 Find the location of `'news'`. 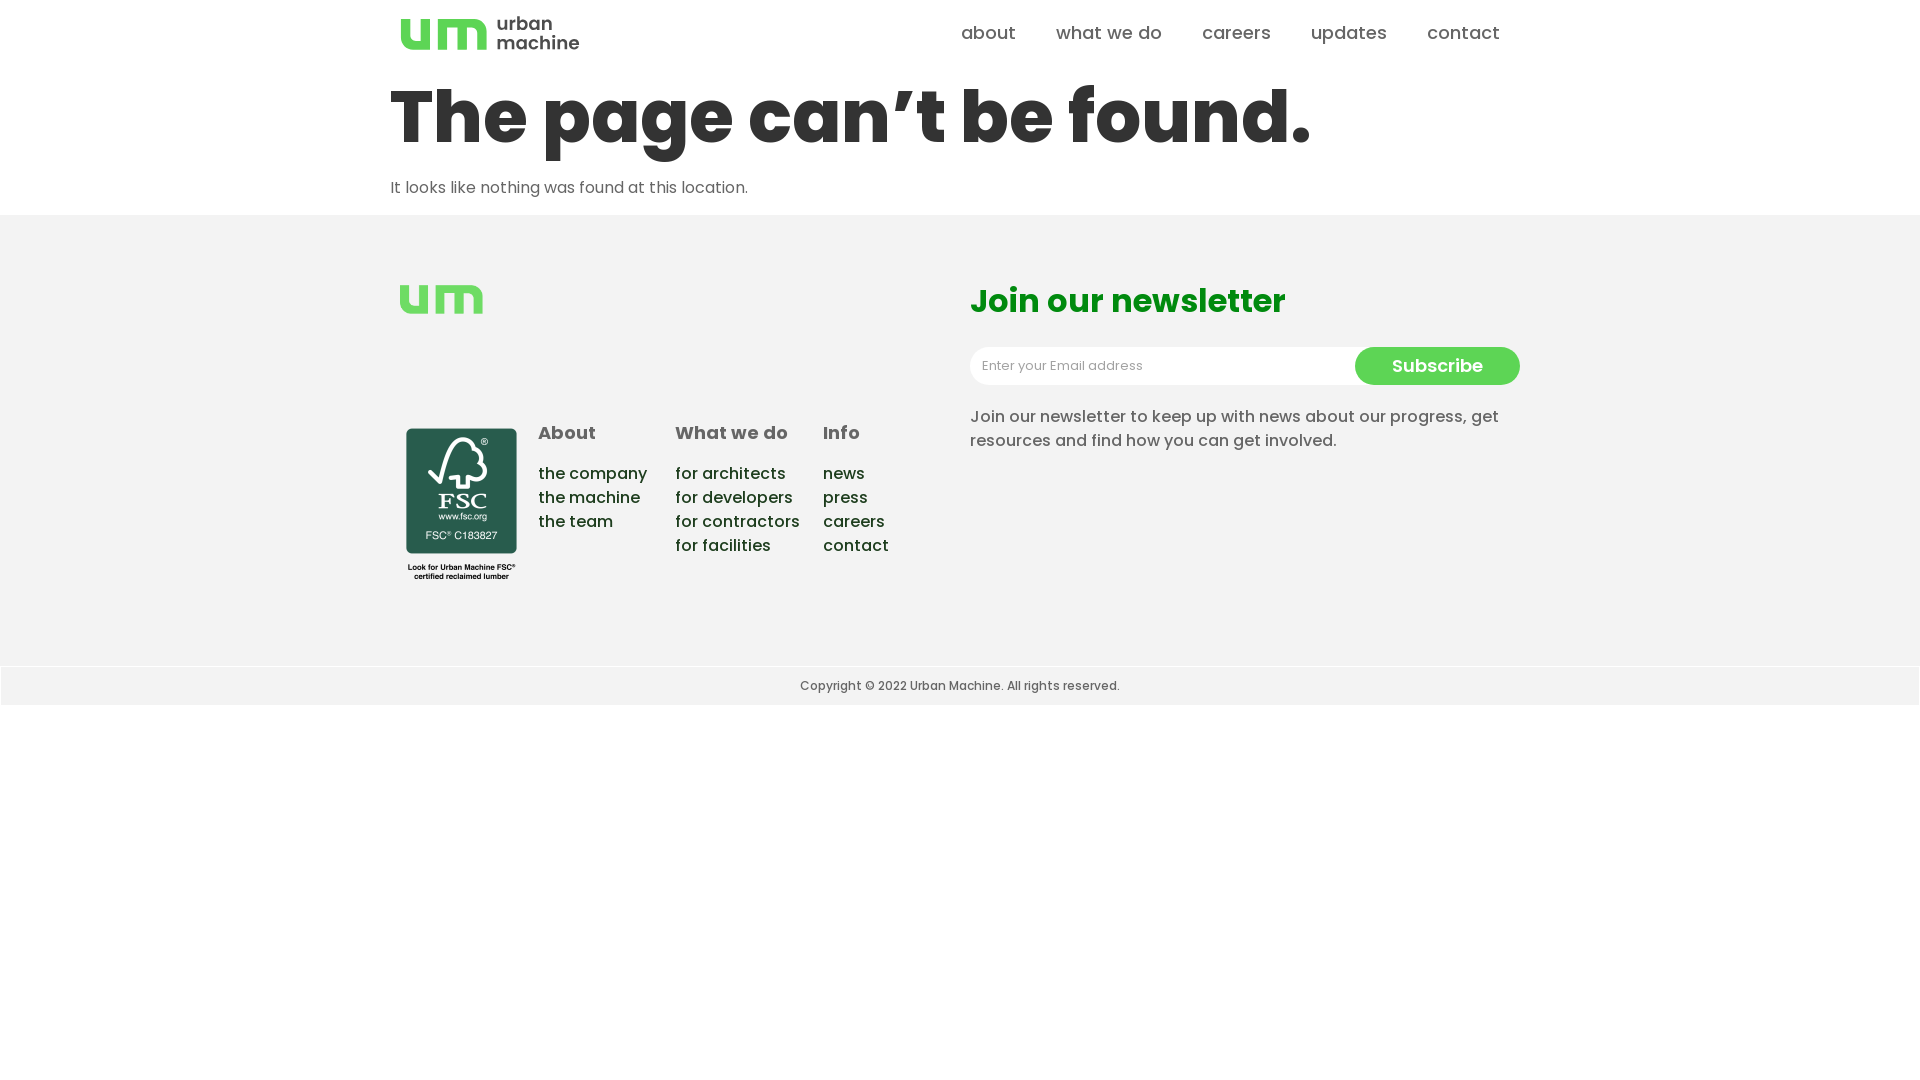

'news' is located at coordinates (843, 473).